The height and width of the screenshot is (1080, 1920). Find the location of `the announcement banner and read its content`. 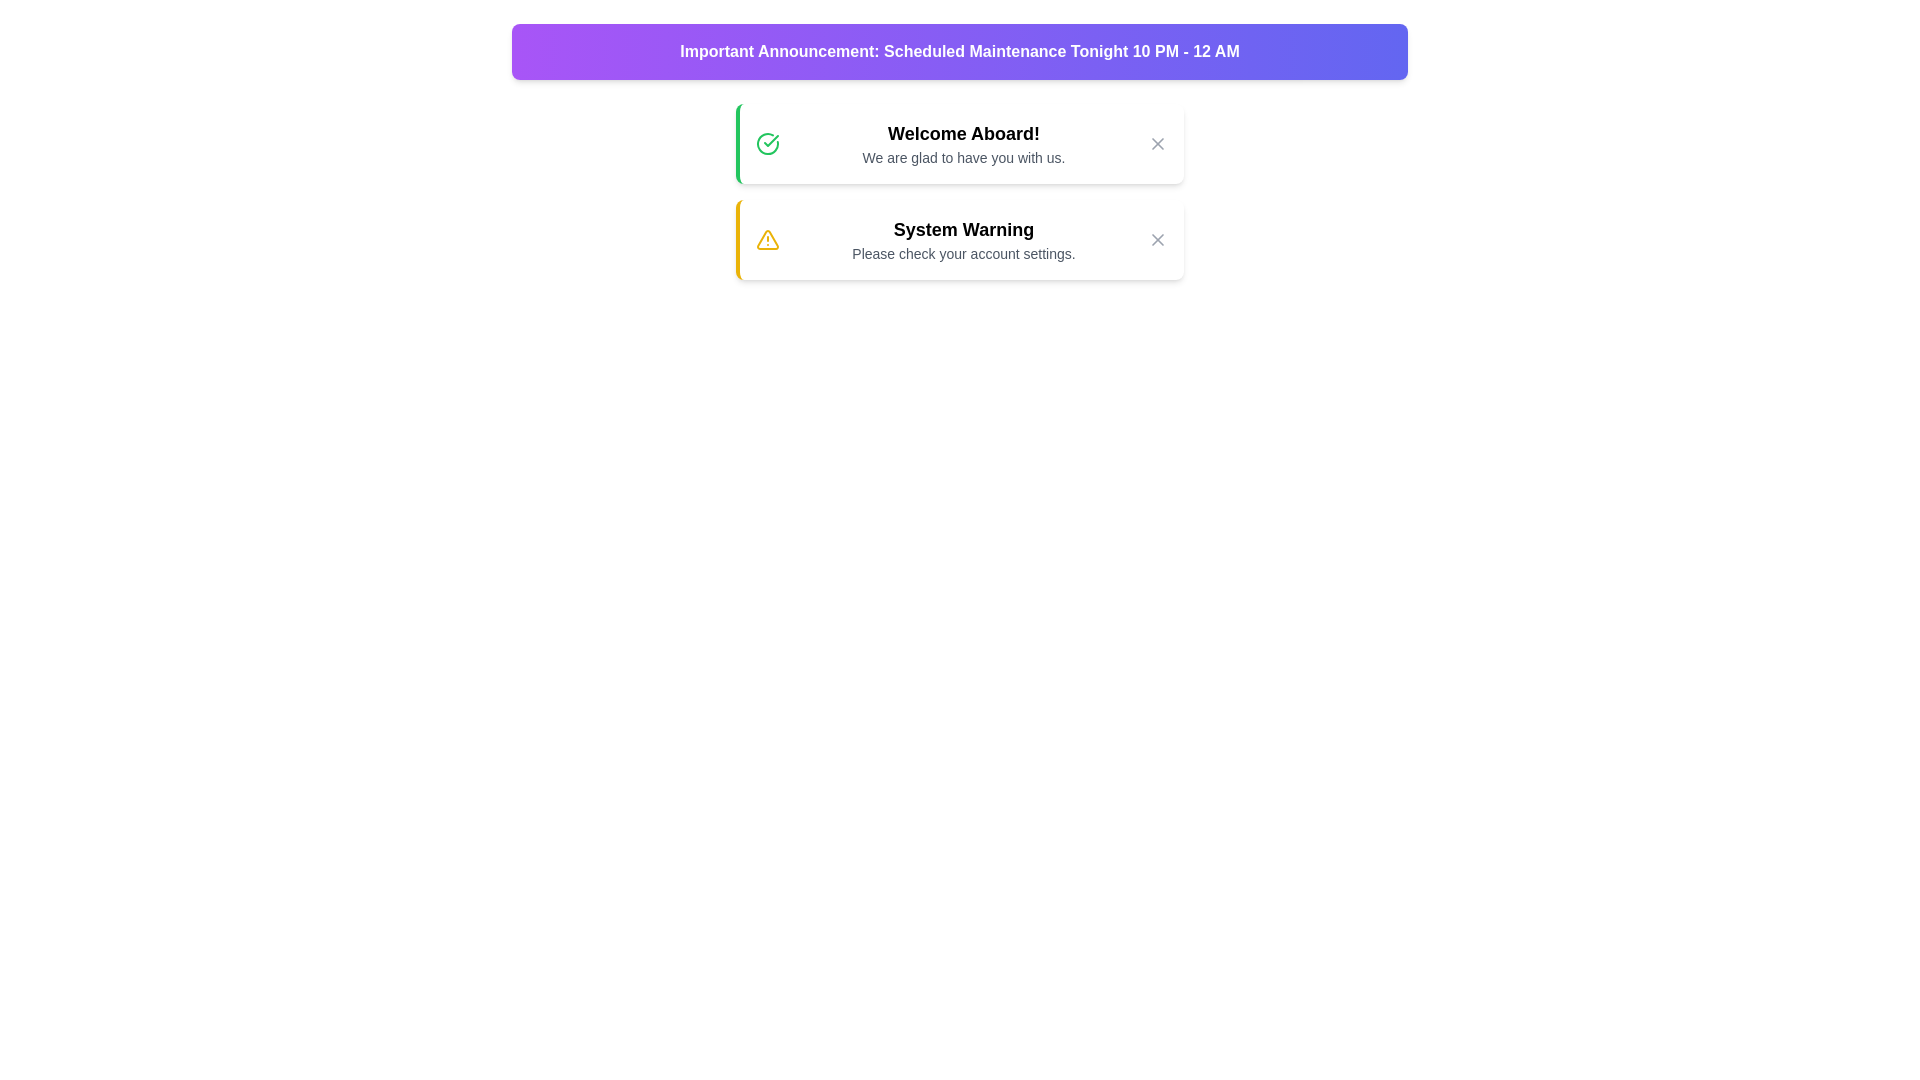

the announcement banner and read its content is located at coordinates (960, 50).